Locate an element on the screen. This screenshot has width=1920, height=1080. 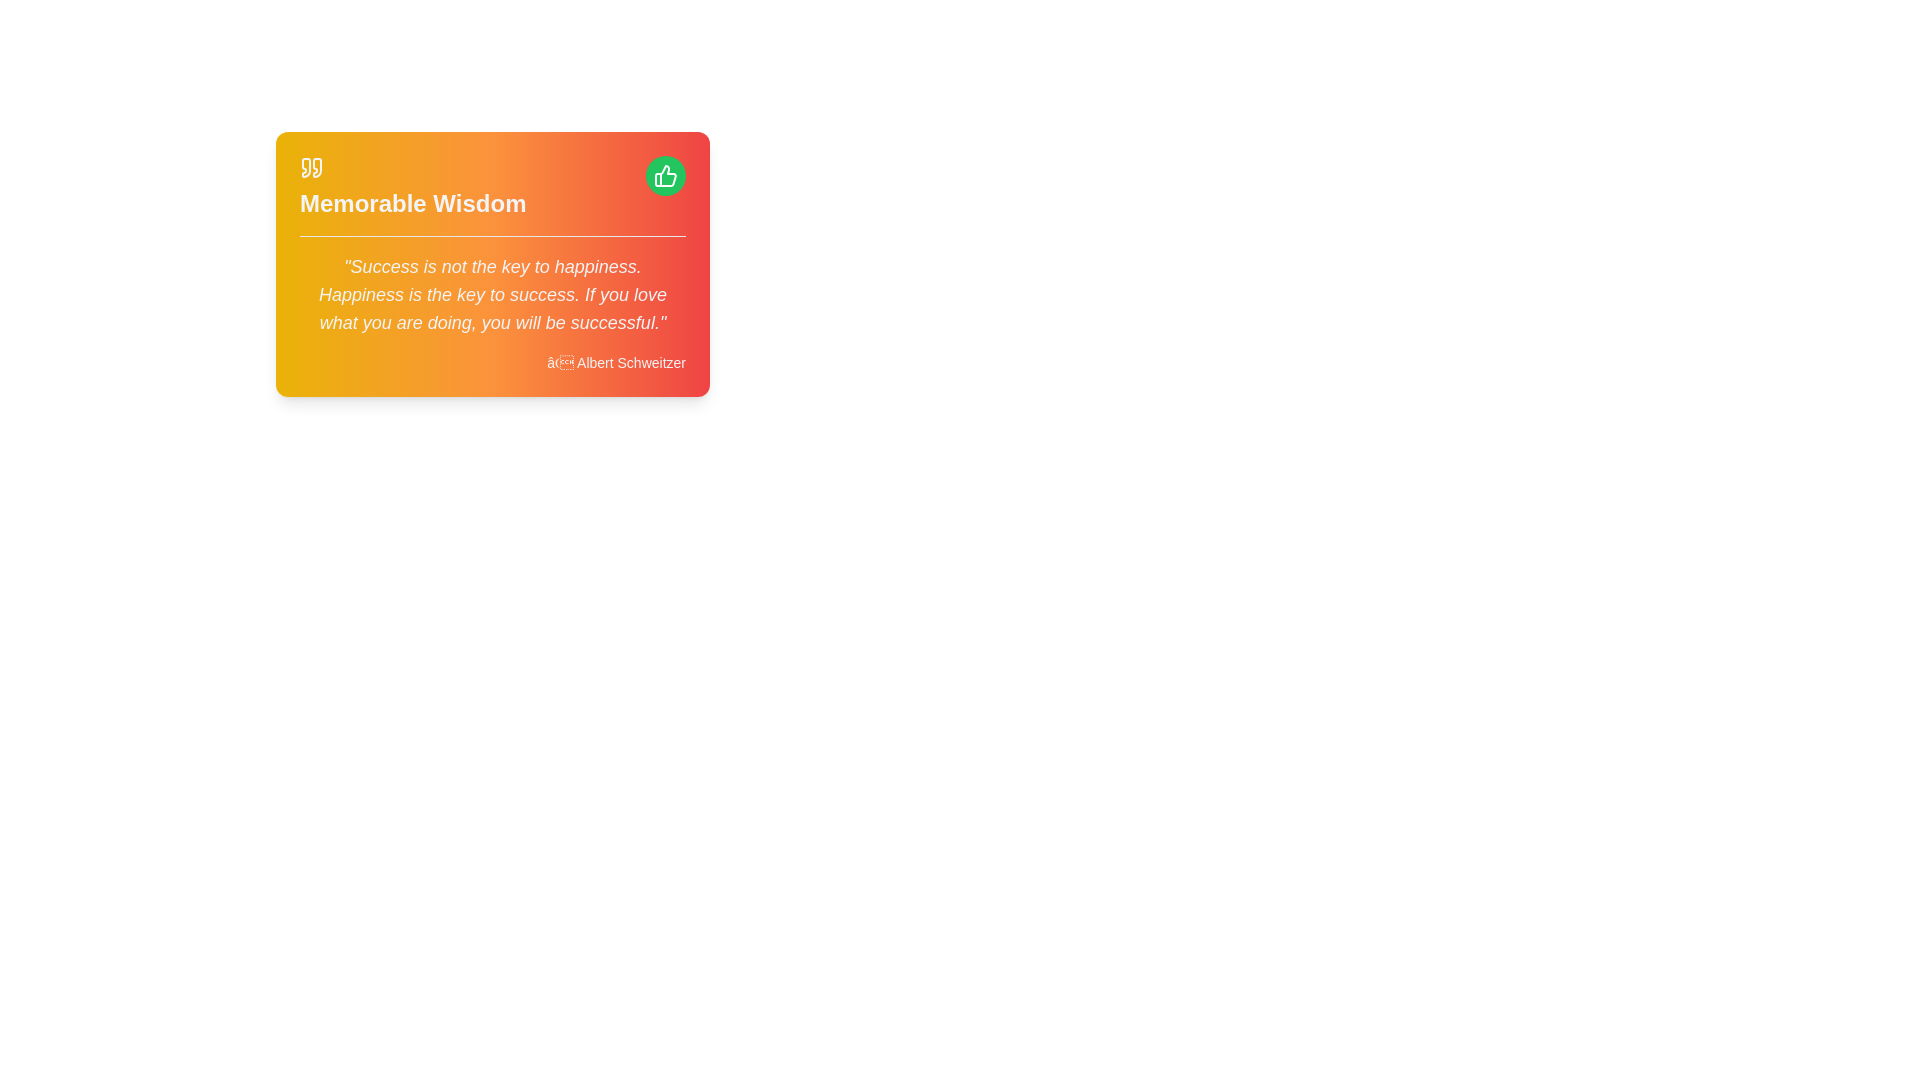
the right-side quotation mark component of the SVG icon located in the top-left icon area of the colorful card near the heading 'Memorable Wisdom' is located at coordinates (316, 167).